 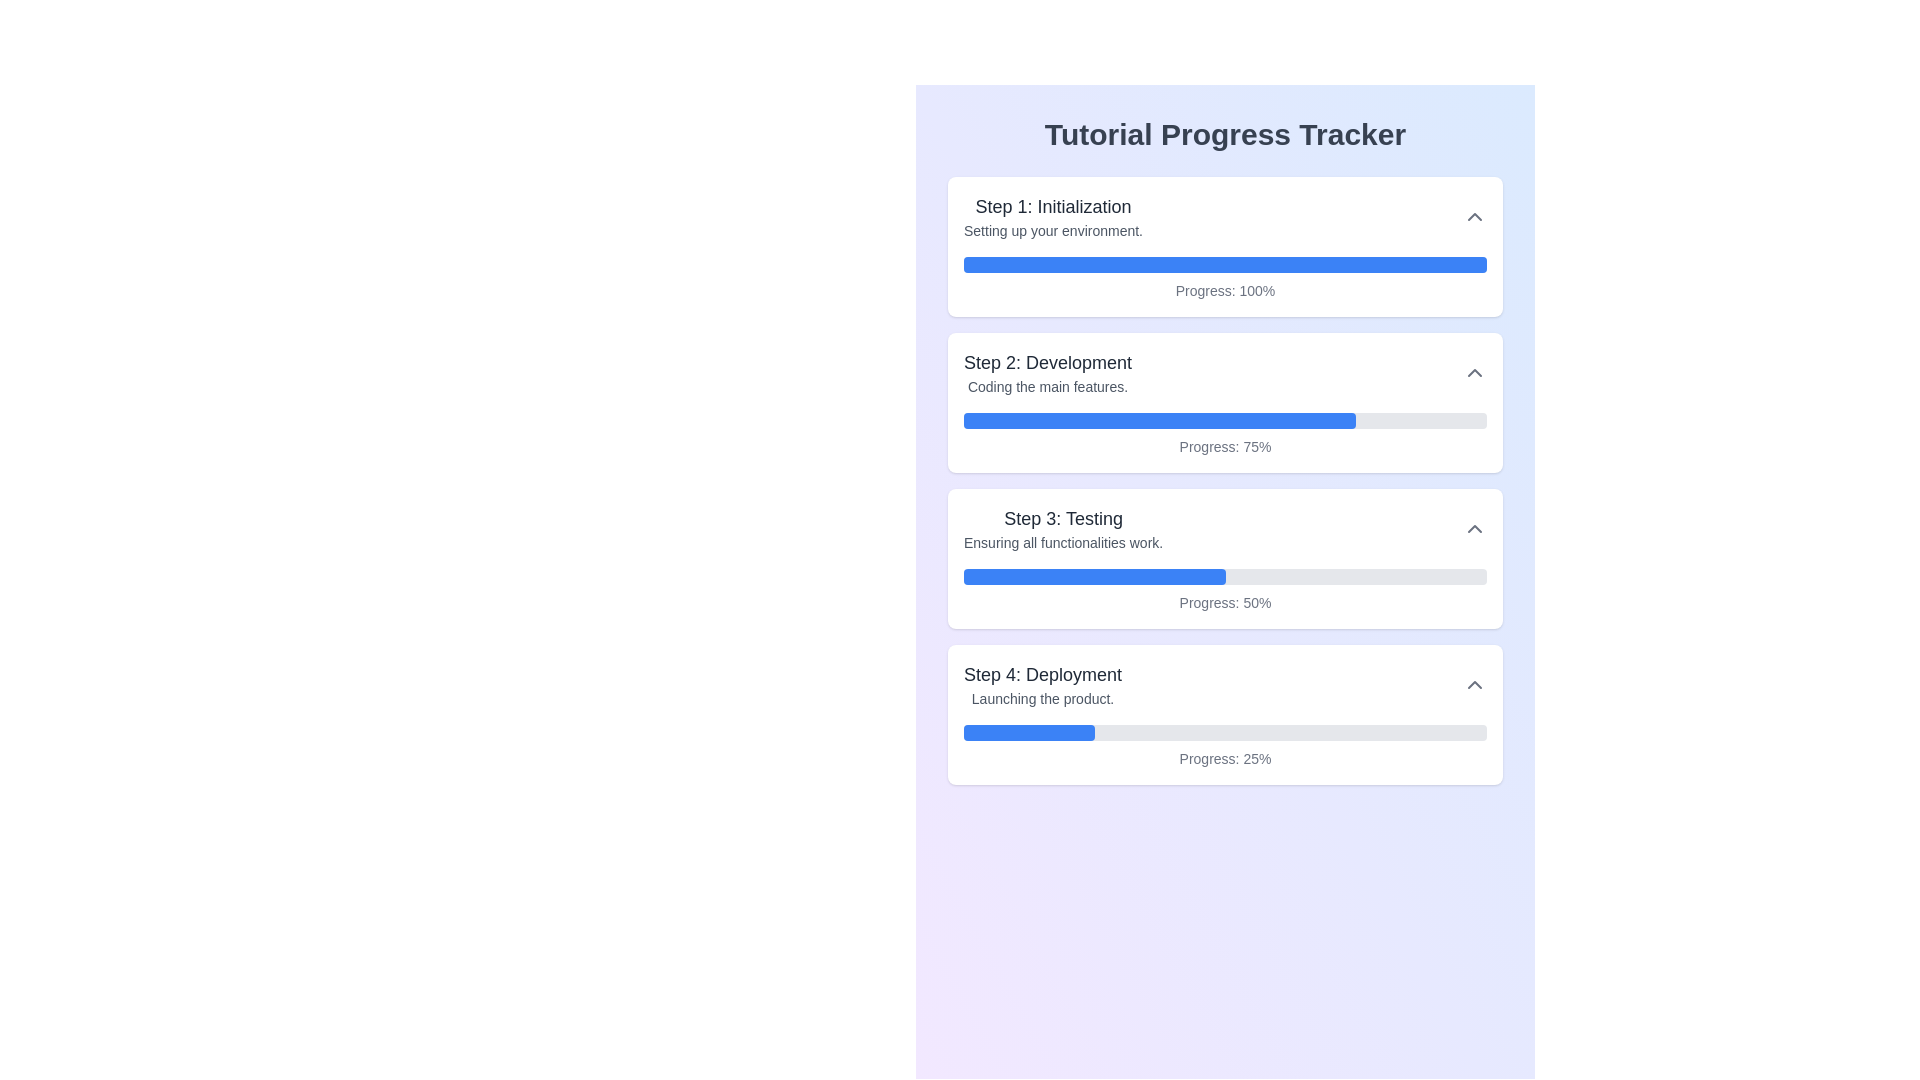 What do you see at coordinates (1224, 446) in the screenshot?
I see `the text display that shows 'Progress: 75%' located beneath the blue and gray progress bar in Step 2 of the four-step progress tracker` at bounding box center [1224, 446].